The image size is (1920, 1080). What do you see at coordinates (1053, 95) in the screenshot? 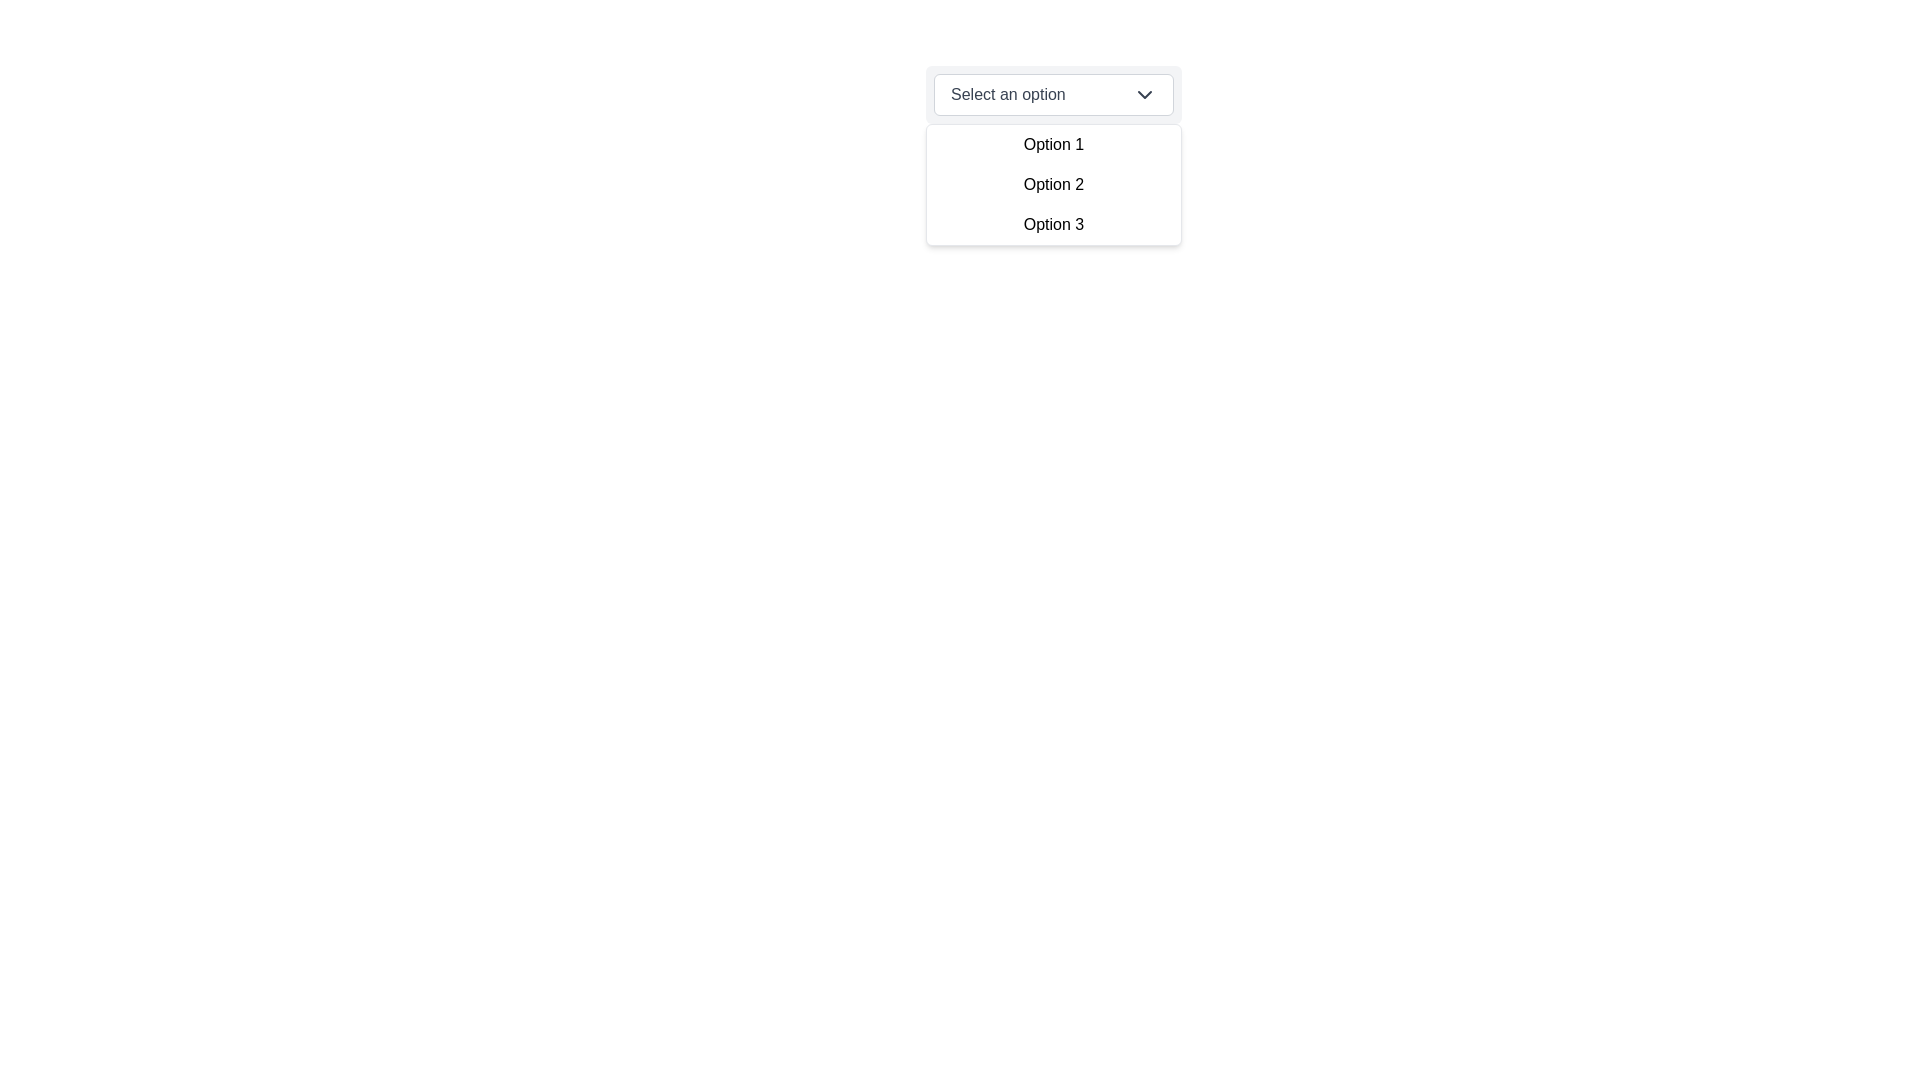
I see `the dropdown selector with the text 'Select an option'` at bounding box center [1053, 95].